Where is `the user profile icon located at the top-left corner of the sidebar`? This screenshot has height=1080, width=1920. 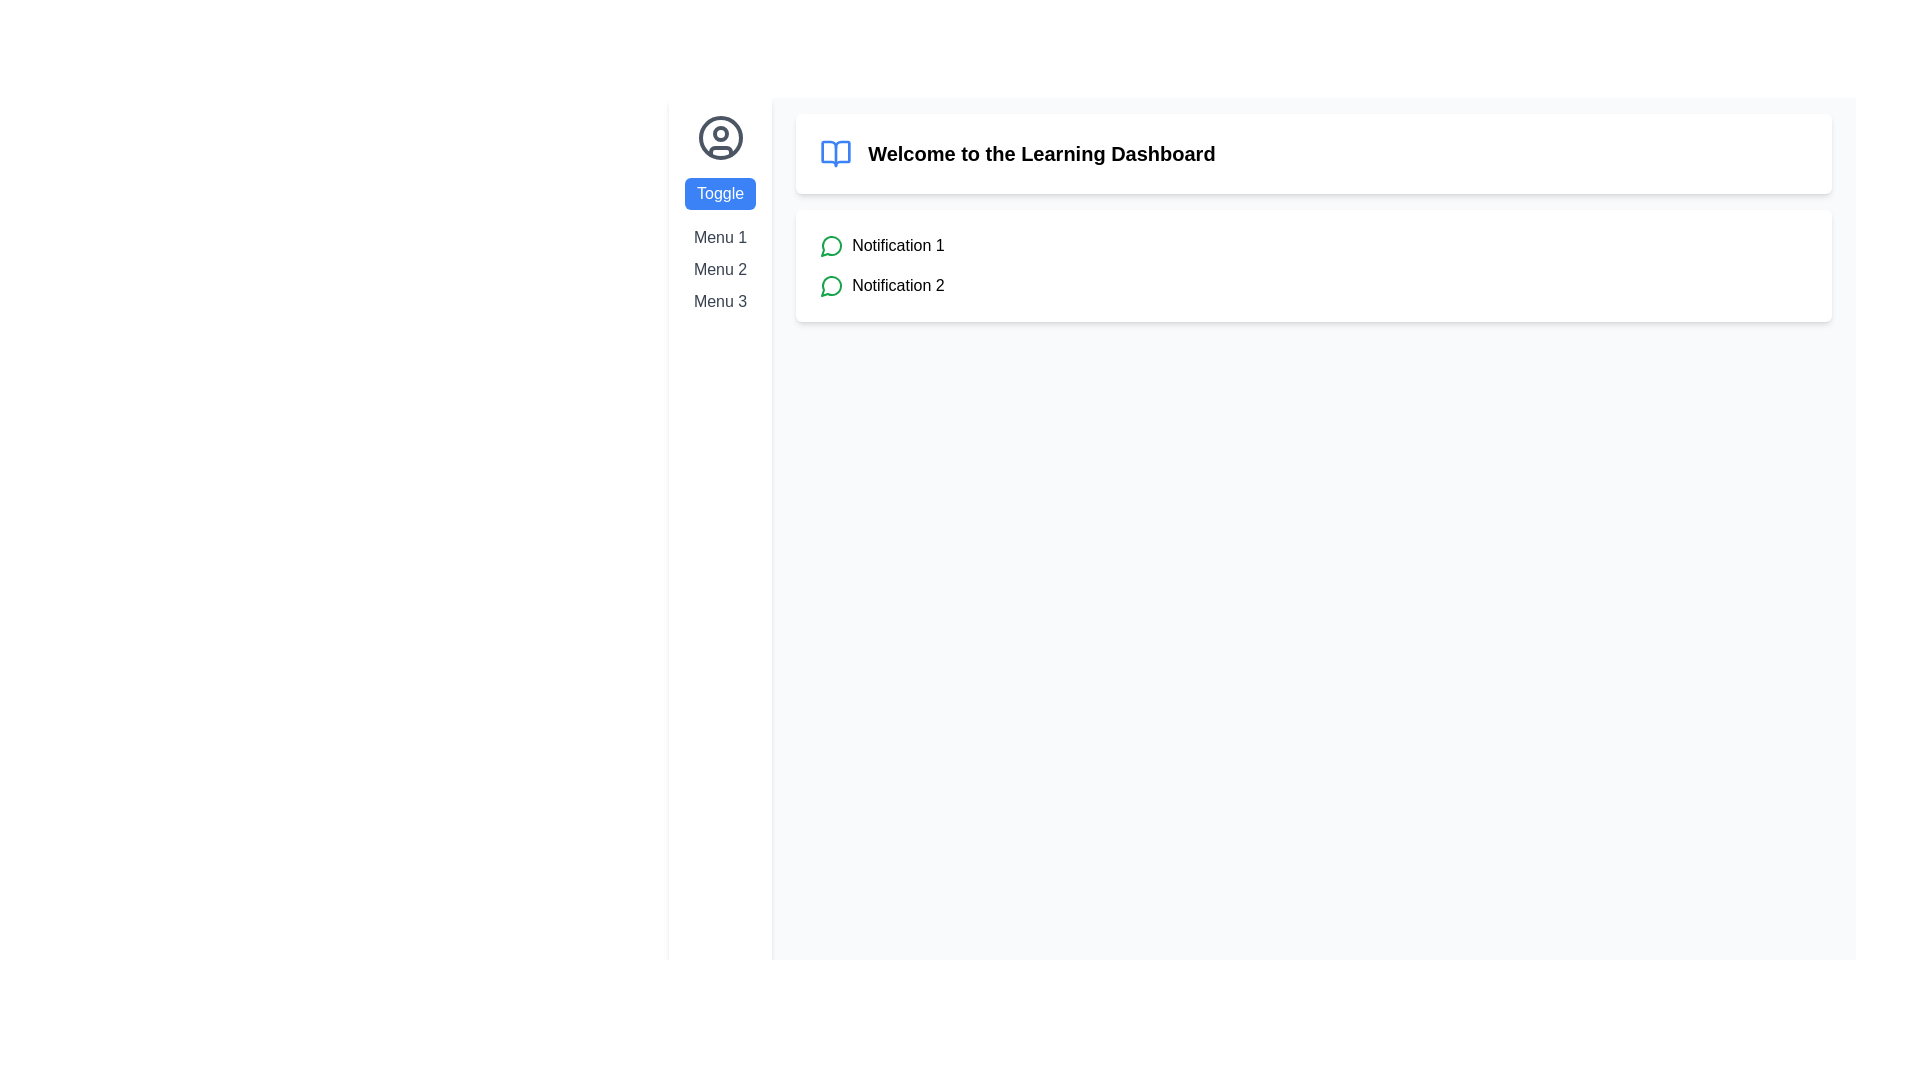
the user profile icon located at the top-left corner of the sidebar is located at coordinates (720, 137).